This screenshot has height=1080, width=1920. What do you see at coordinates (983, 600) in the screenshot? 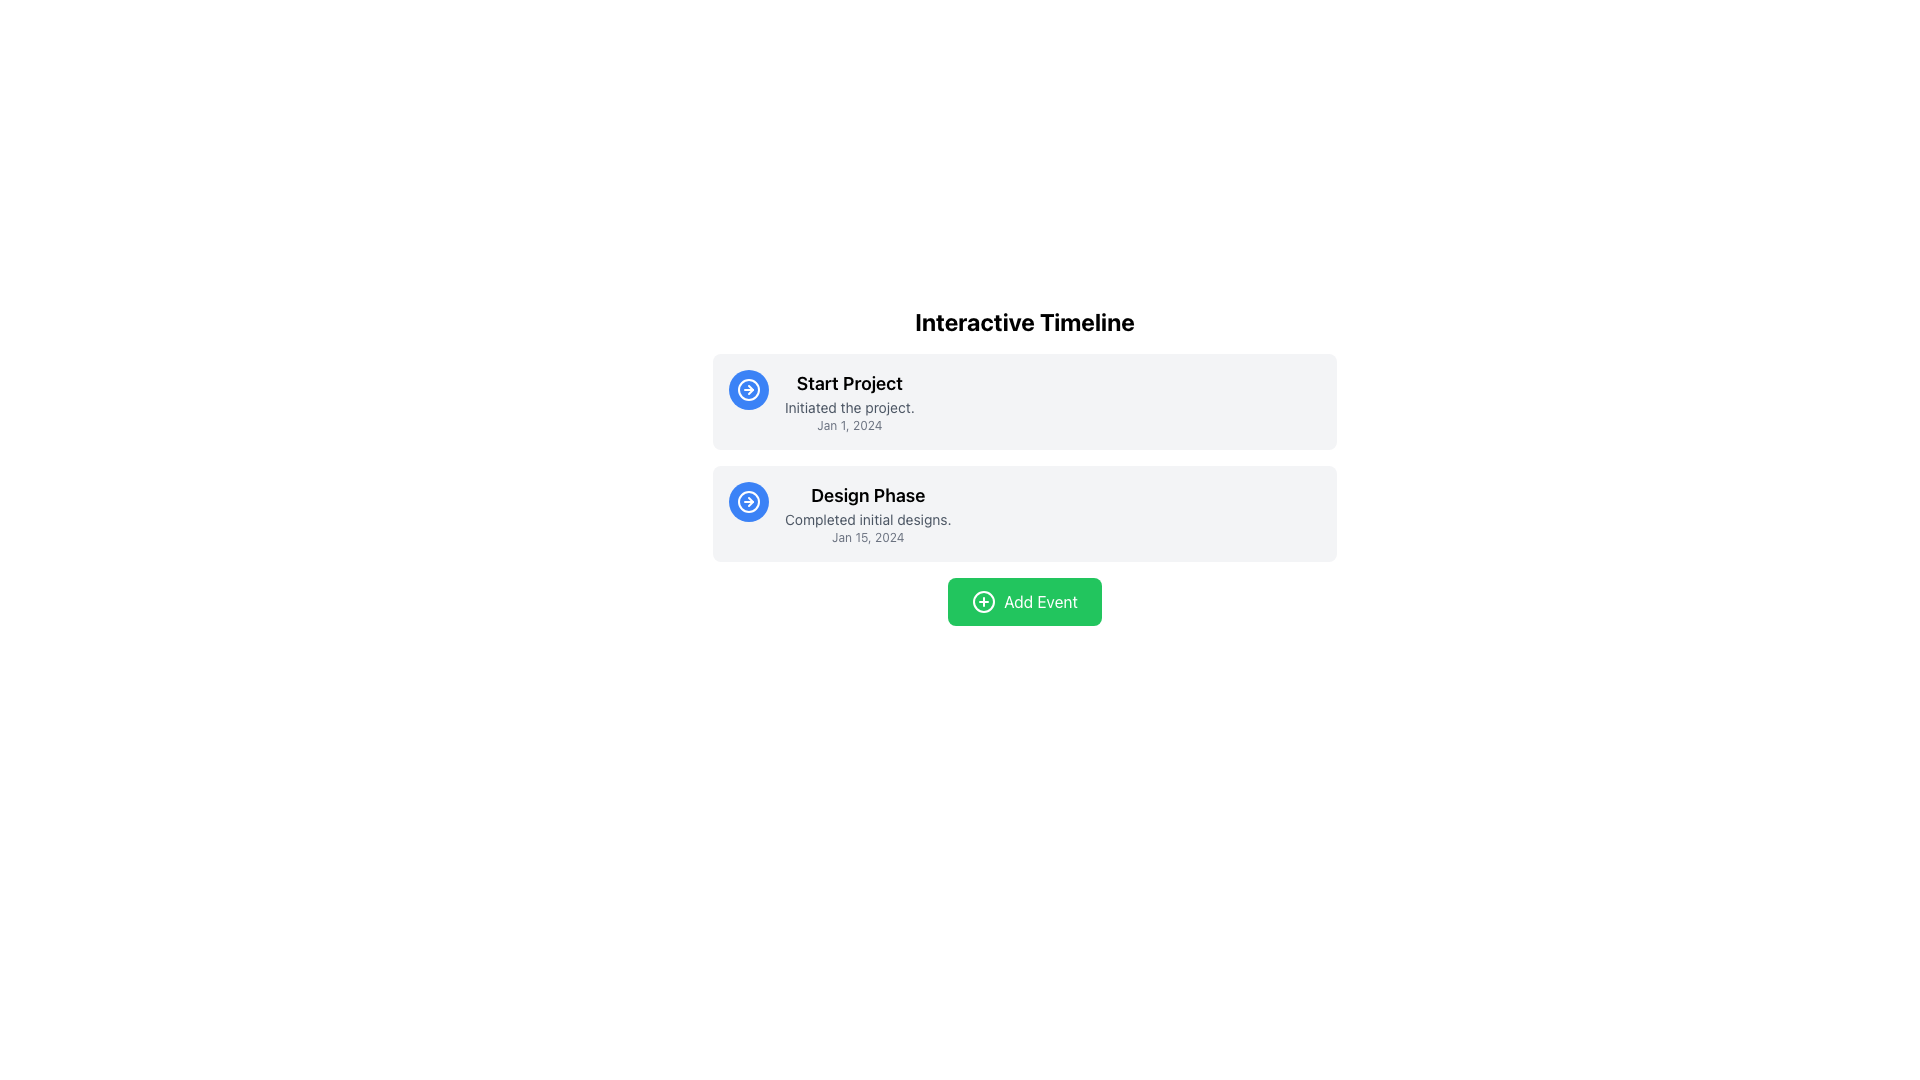
I see `the addition icon located centrally within the 'Add Event' button to invite users` at bounding box center [983, 600].